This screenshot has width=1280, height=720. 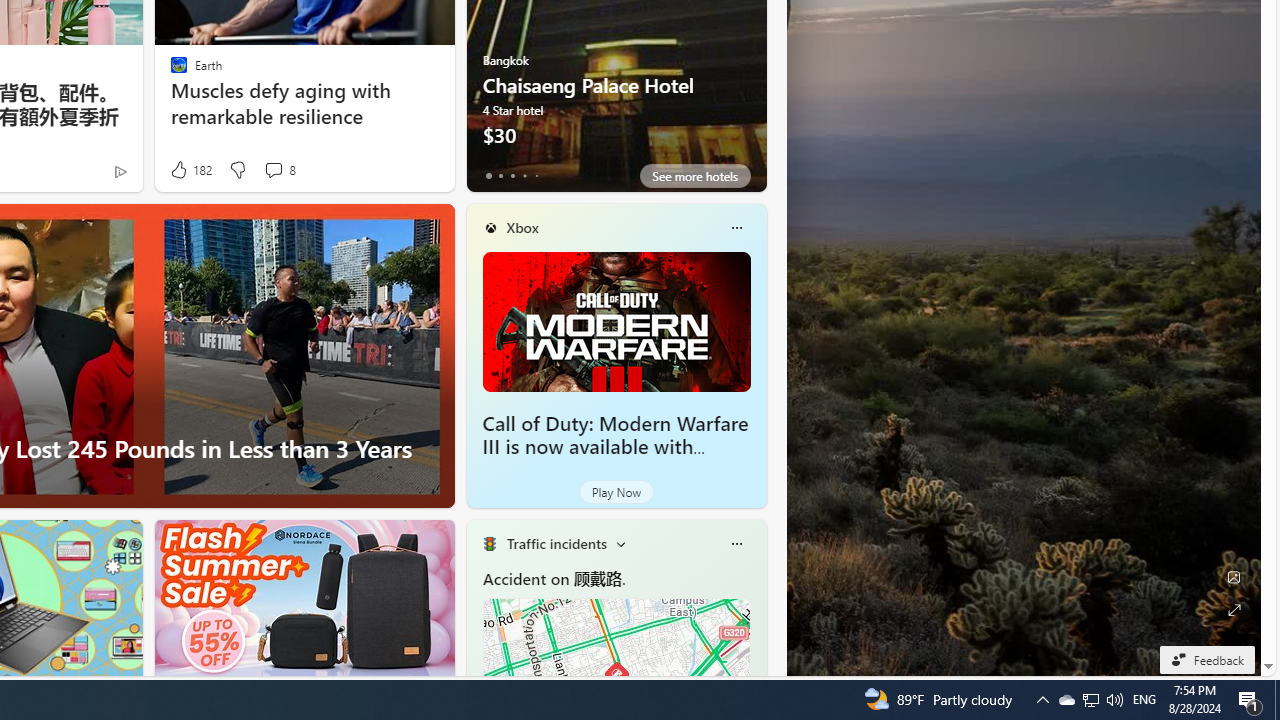 What do you see at coordinates (695, 175) in the screenshot?
I see `'See more hotels'` at bounding box center [695, 175].